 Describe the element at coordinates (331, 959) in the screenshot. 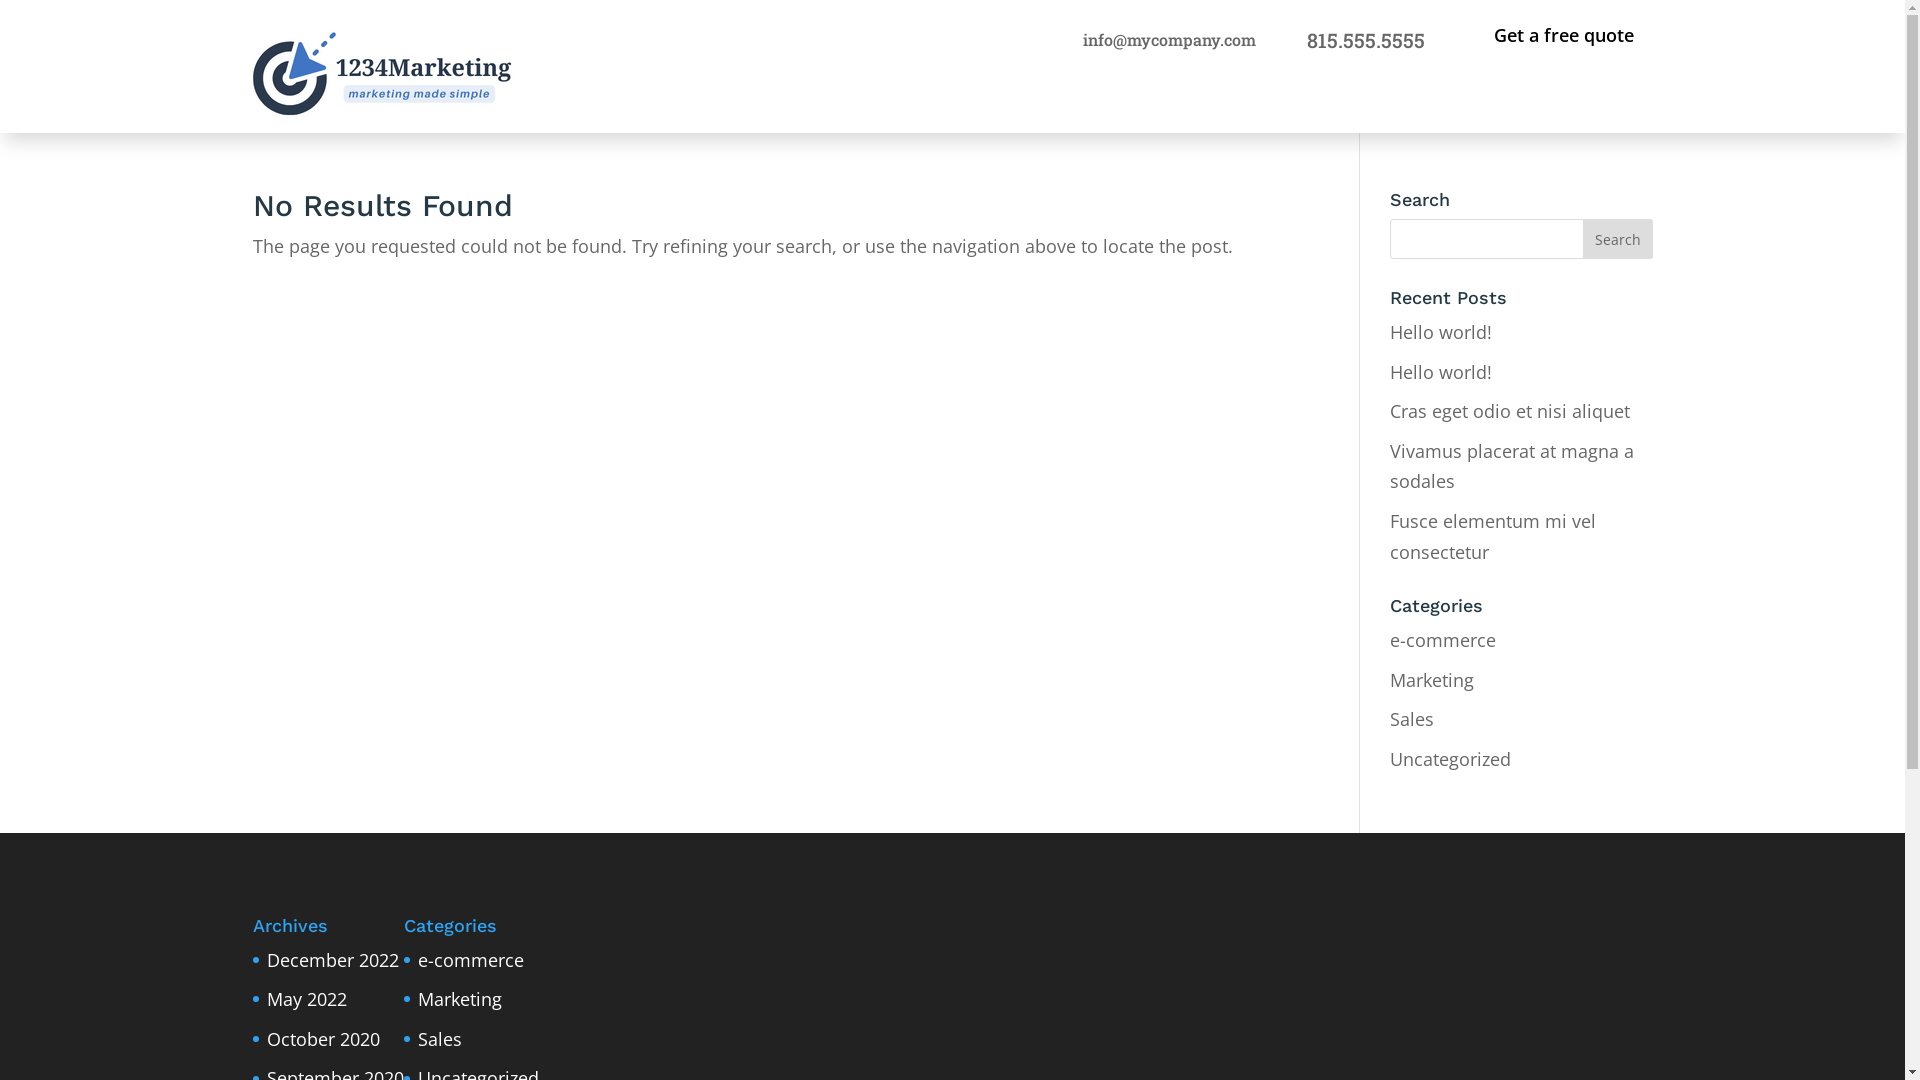

I see `'December 2022'` at that location.